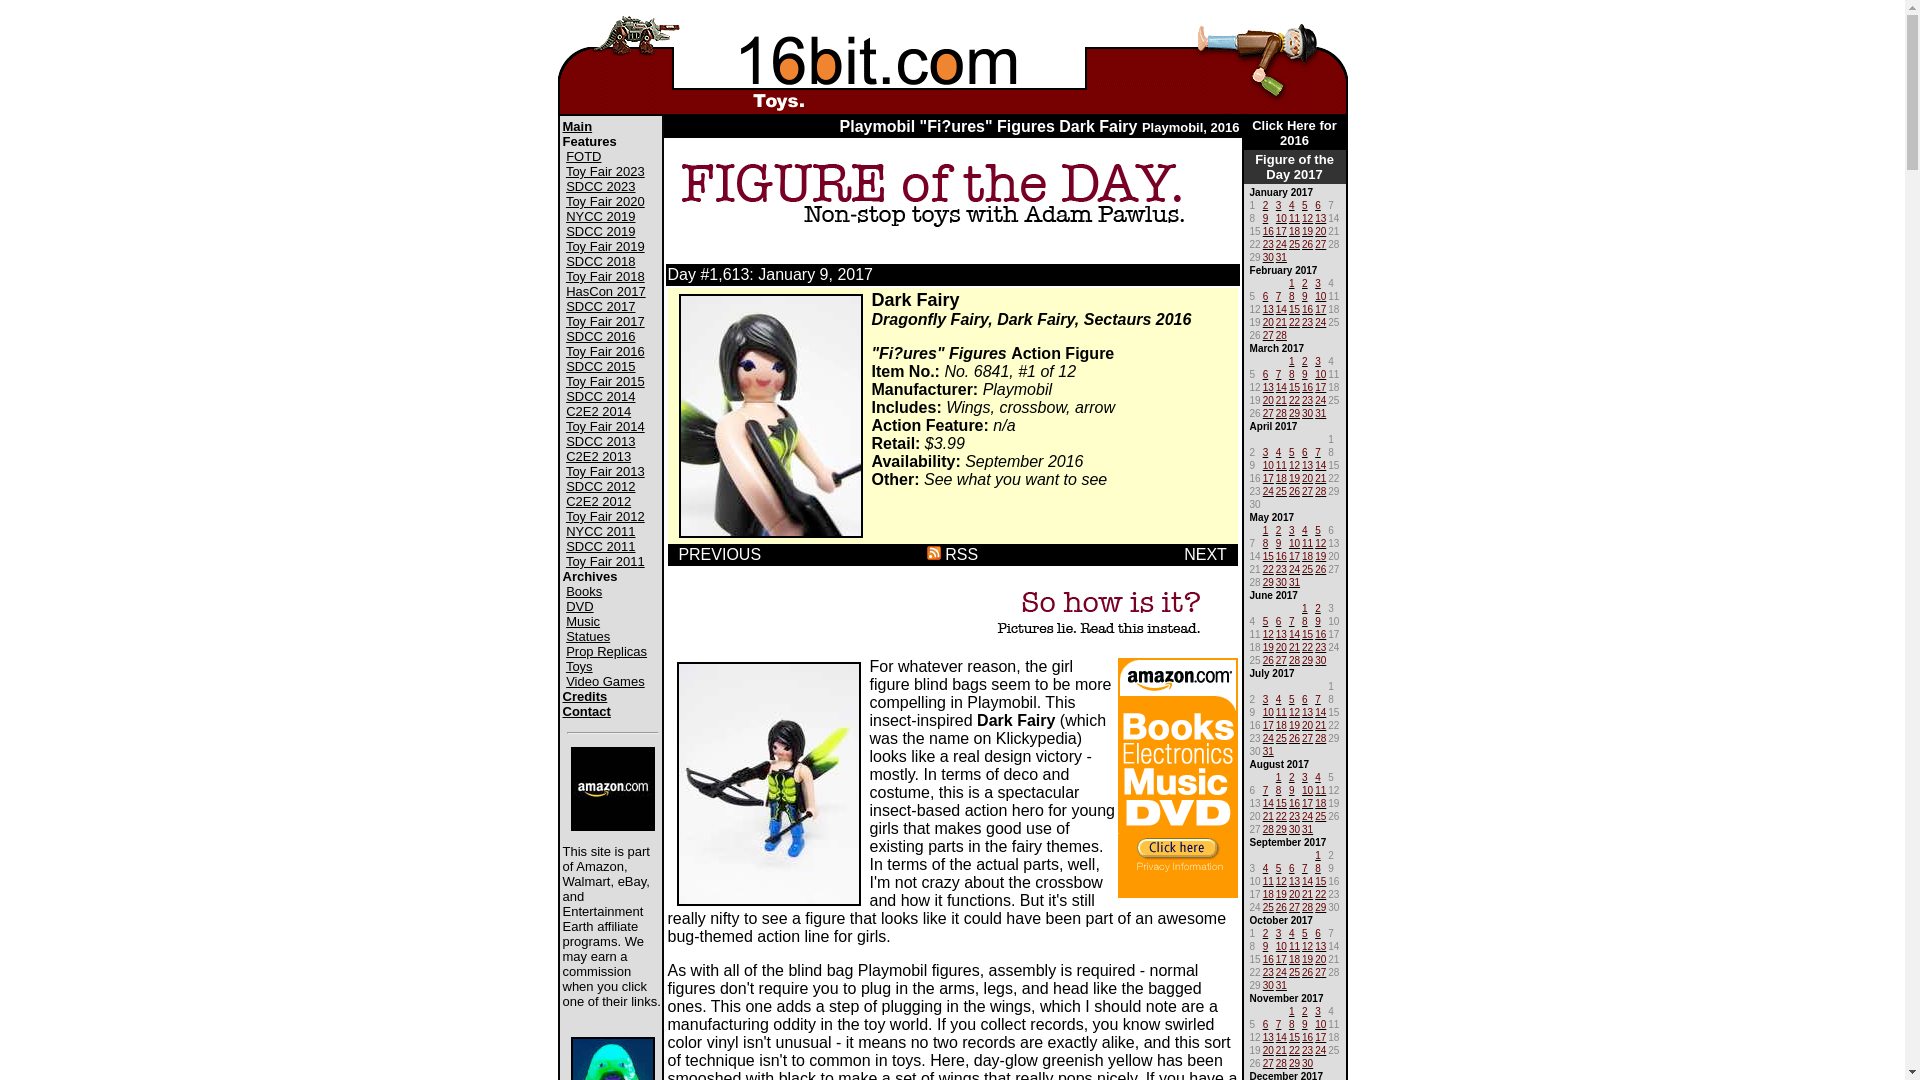 The image size is (1920, 1080). I want to click on 'Toys', so click(578, 666).